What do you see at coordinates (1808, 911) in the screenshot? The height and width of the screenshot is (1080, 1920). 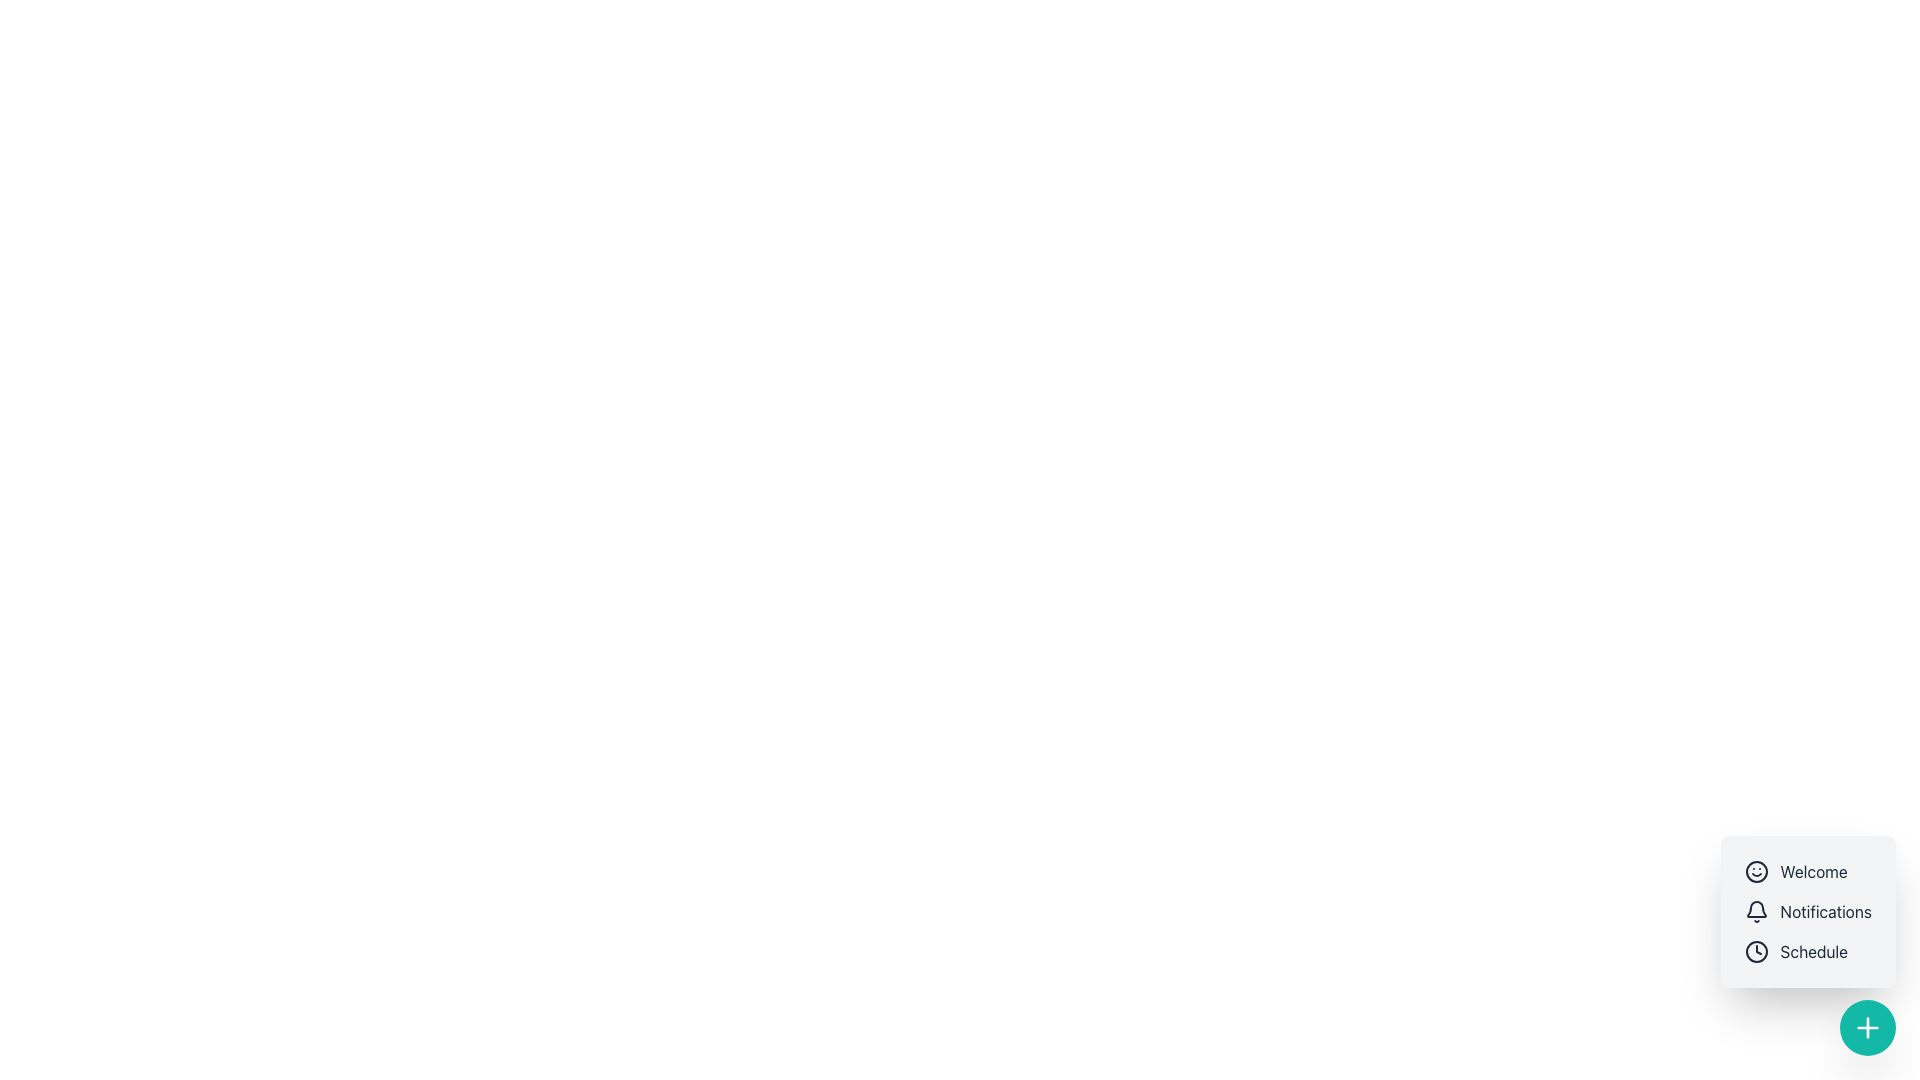 I see `the 'Notifications' list item, which is the second item in a vertical list with a bell icon` at bounding box center [1808, 911].